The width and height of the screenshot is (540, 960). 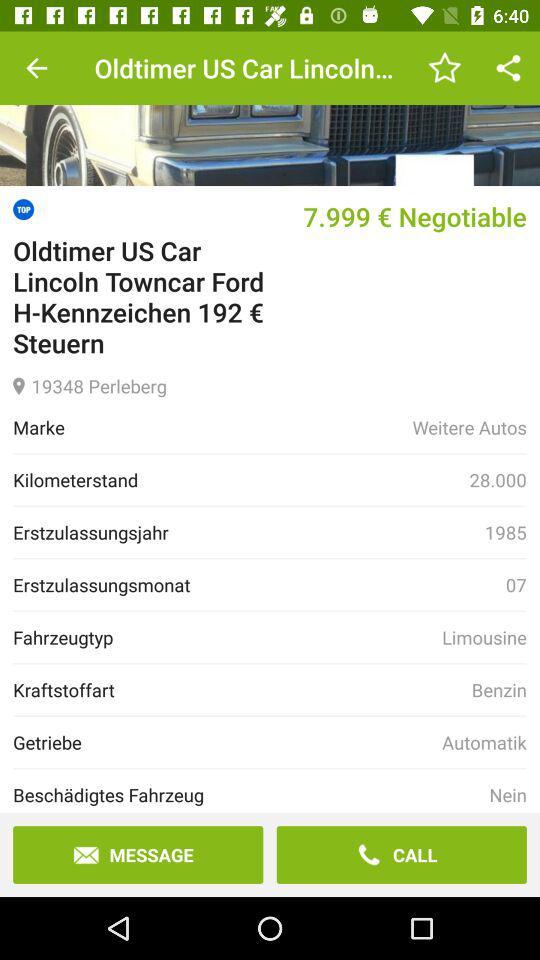 What do you see at coordinates (242, 690) in the screenshot?
I see `the kraftstoffart` at bounding box center [242, 690].